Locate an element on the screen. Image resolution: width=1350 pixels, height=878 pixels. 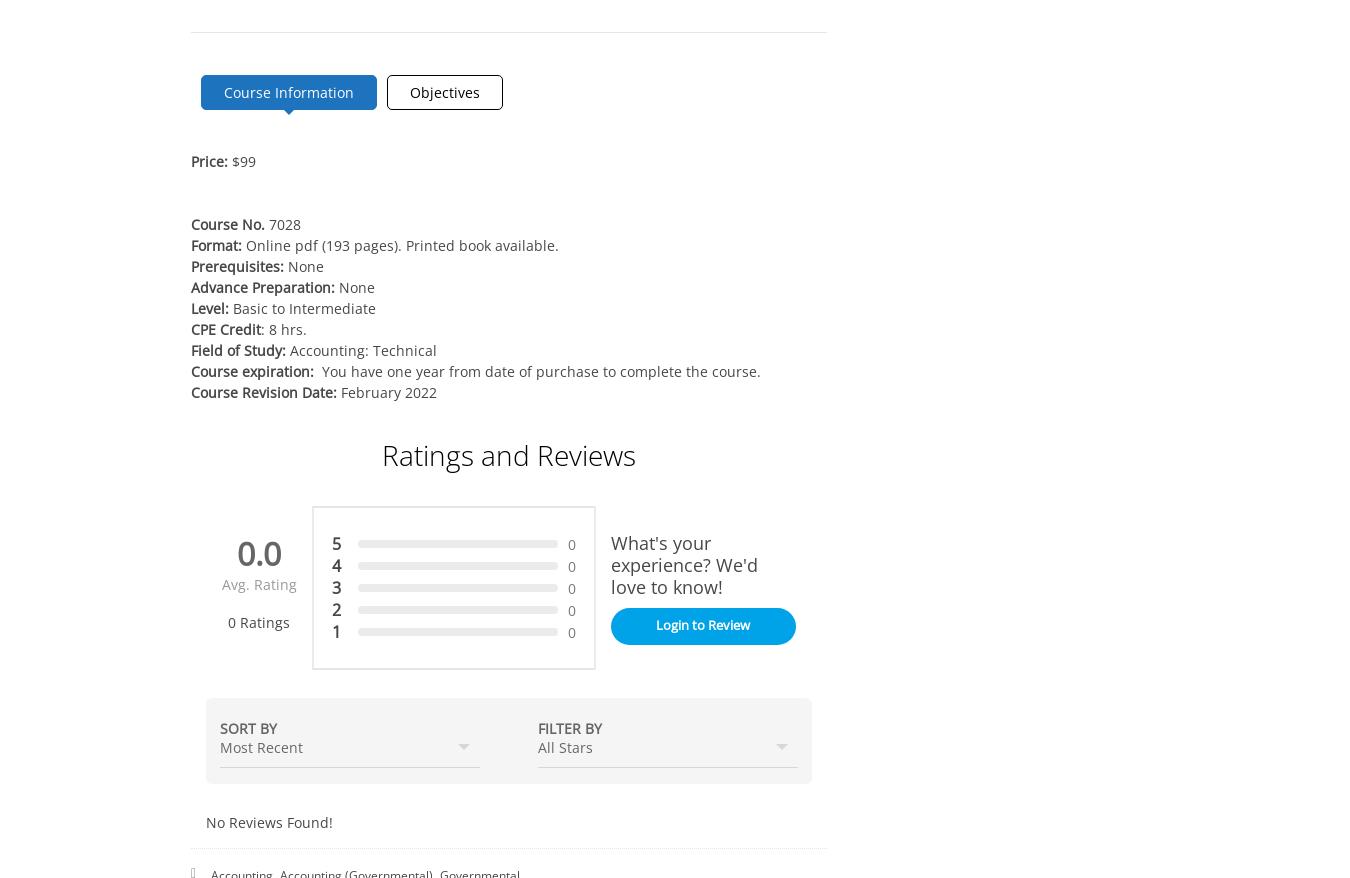
'0.0' is located at coordinates (258, 552).